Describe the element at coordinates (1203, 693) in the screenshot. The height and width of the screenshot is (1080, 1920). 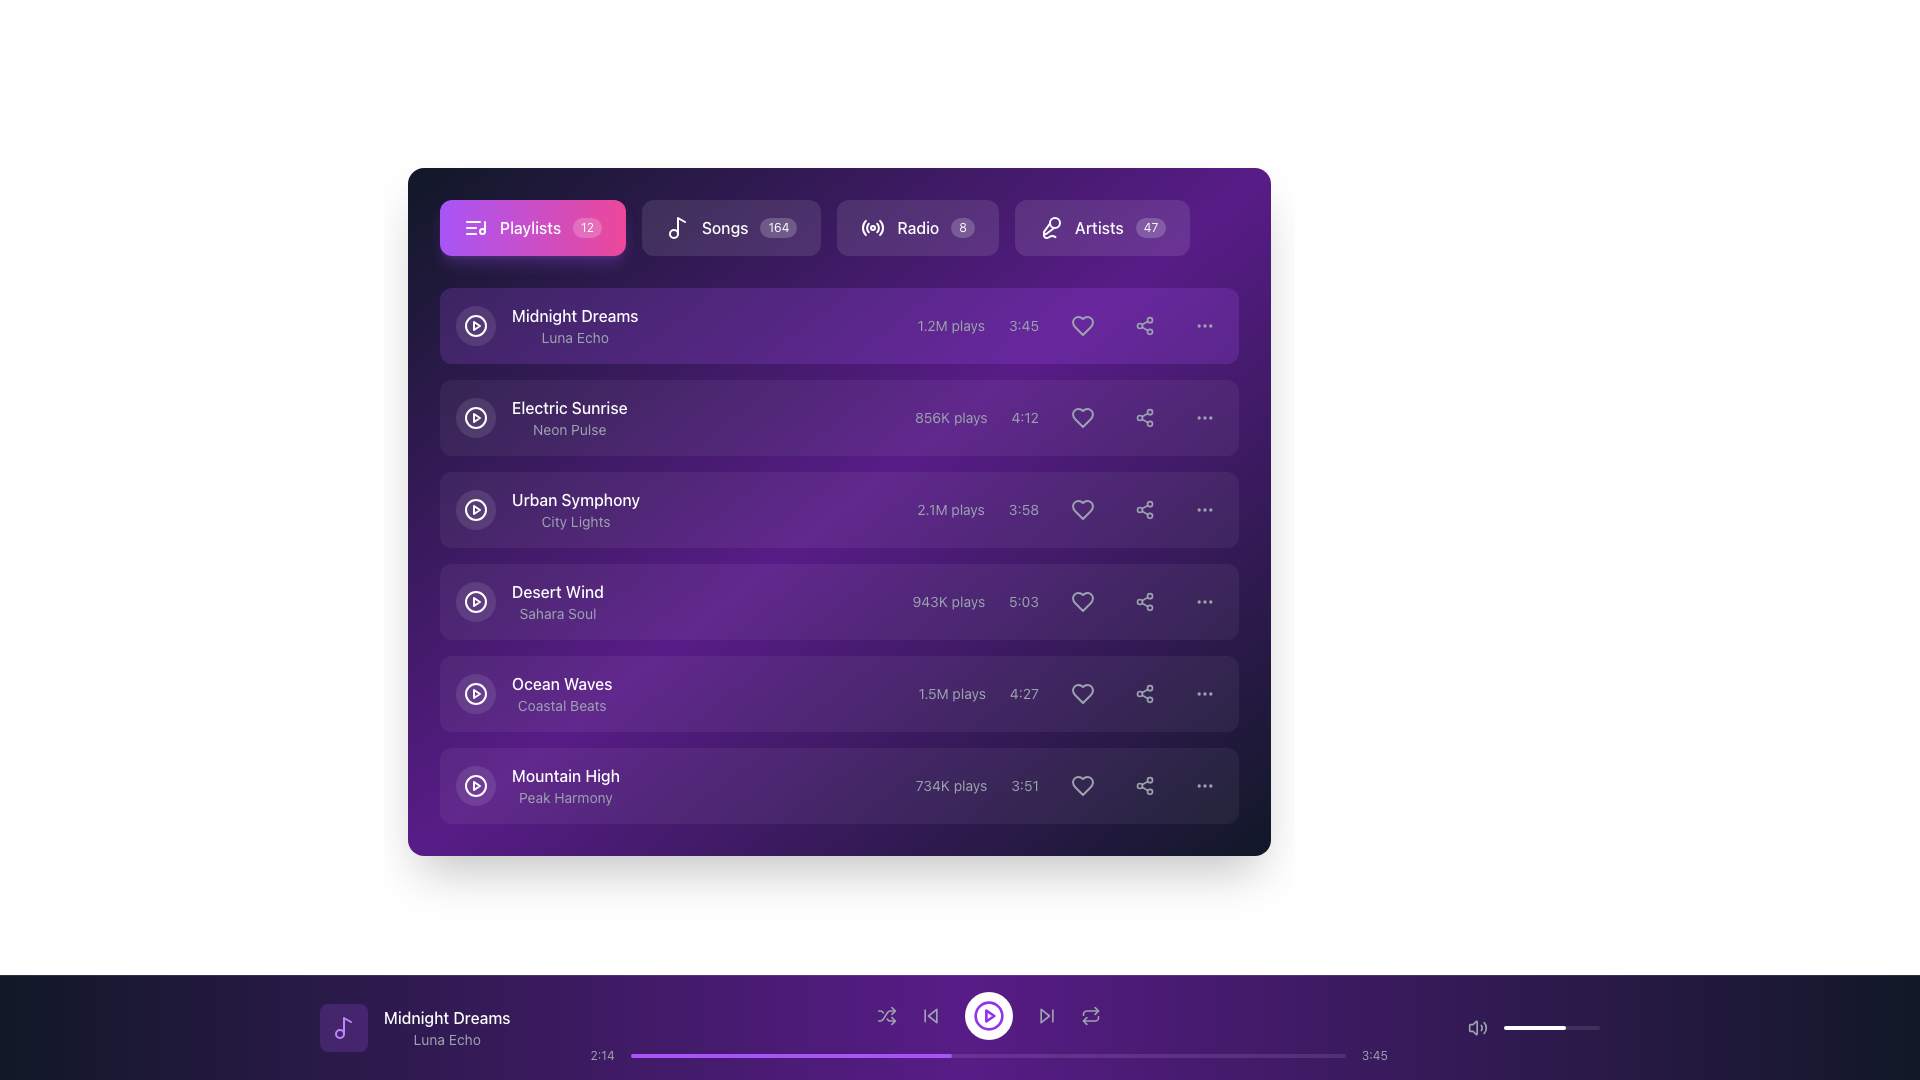
I see `the horizontal ellipsis icon consisting of three evenly spaced dots located at the rightmost side of the list entry for the song 'Ocean Waves' by 'Coastal Beats'` at that location.